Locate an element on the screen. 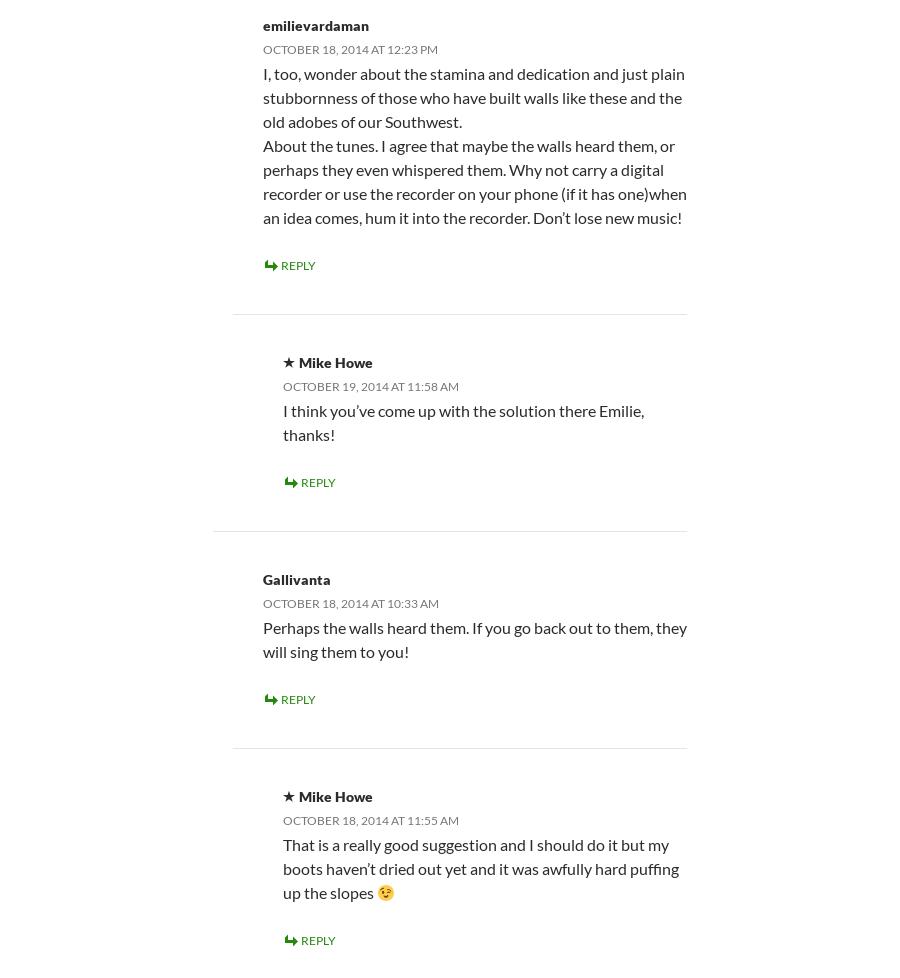 This screenshot has height=978, width=900. 'emilievardaman' is located at coordinates (261, 24).